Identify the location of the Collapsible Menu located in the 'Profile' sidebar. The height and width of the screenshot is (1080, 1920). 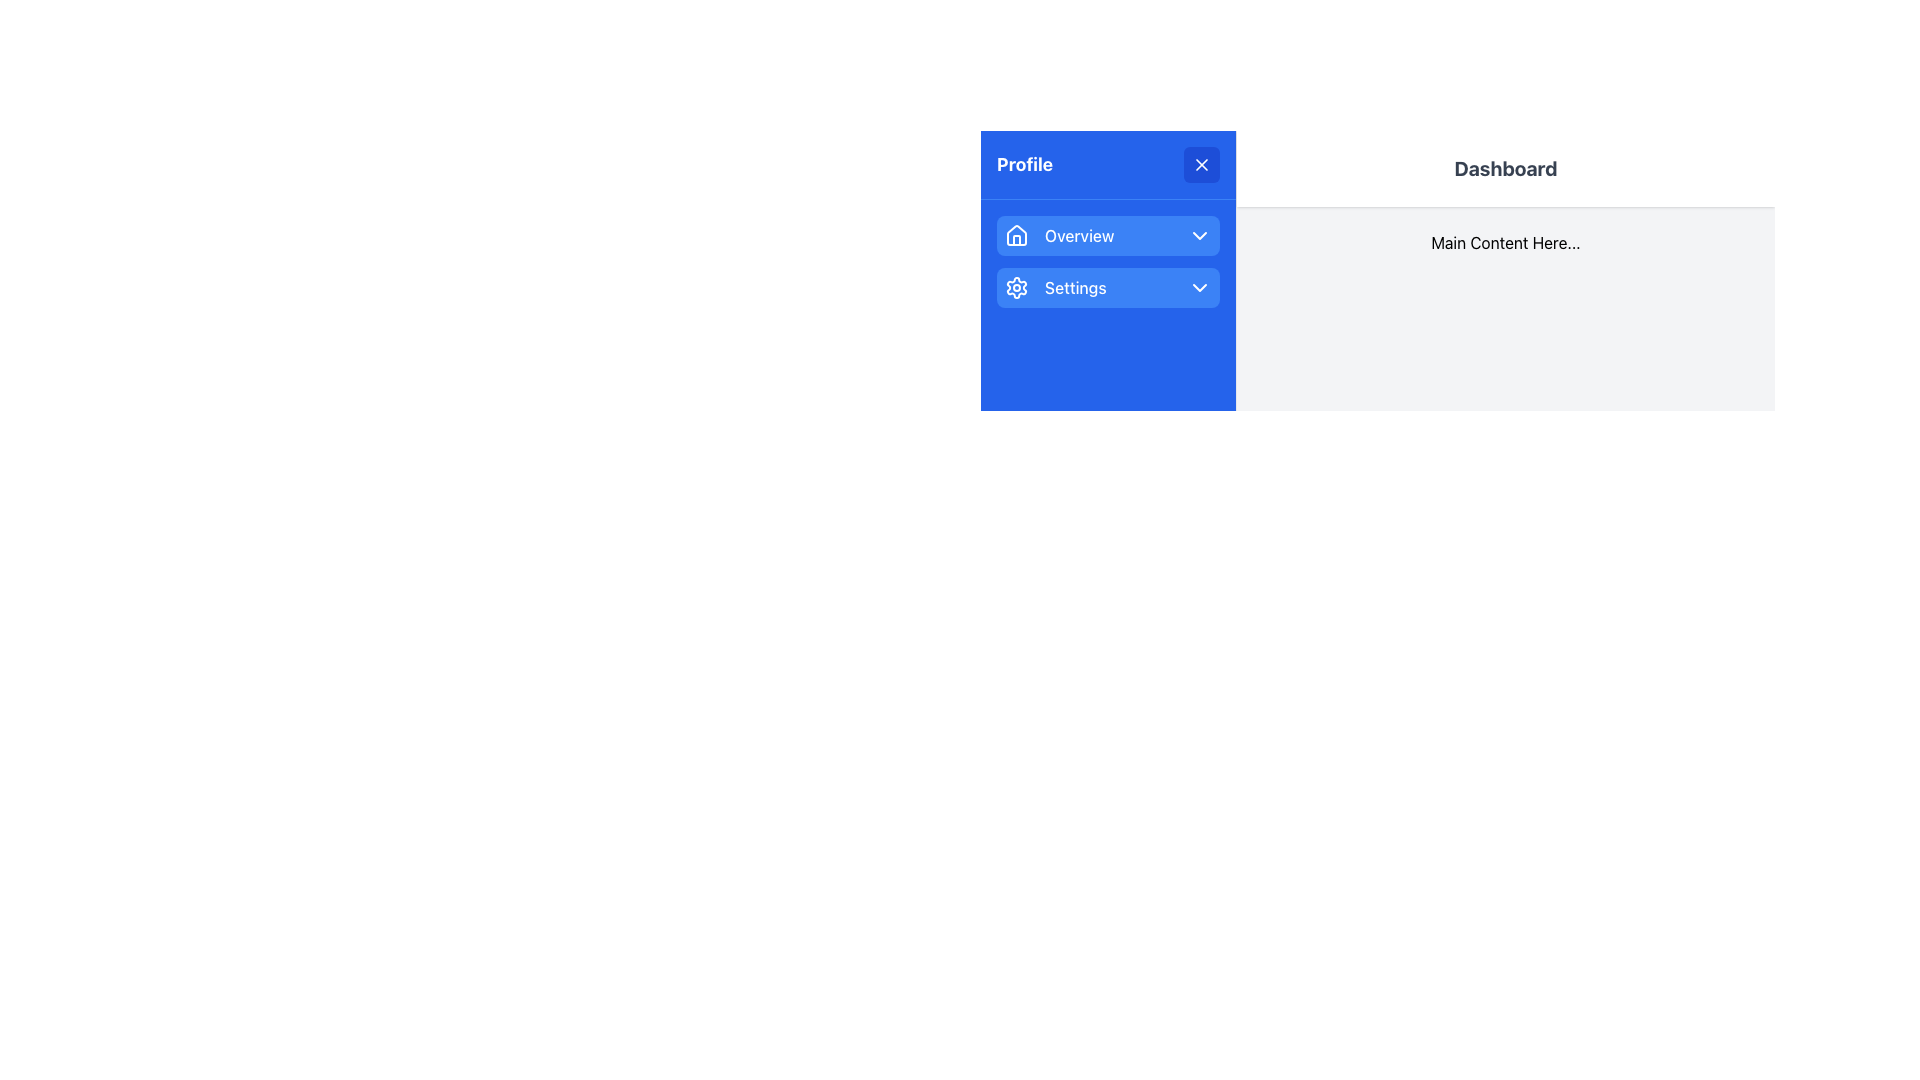
(1107, 261).